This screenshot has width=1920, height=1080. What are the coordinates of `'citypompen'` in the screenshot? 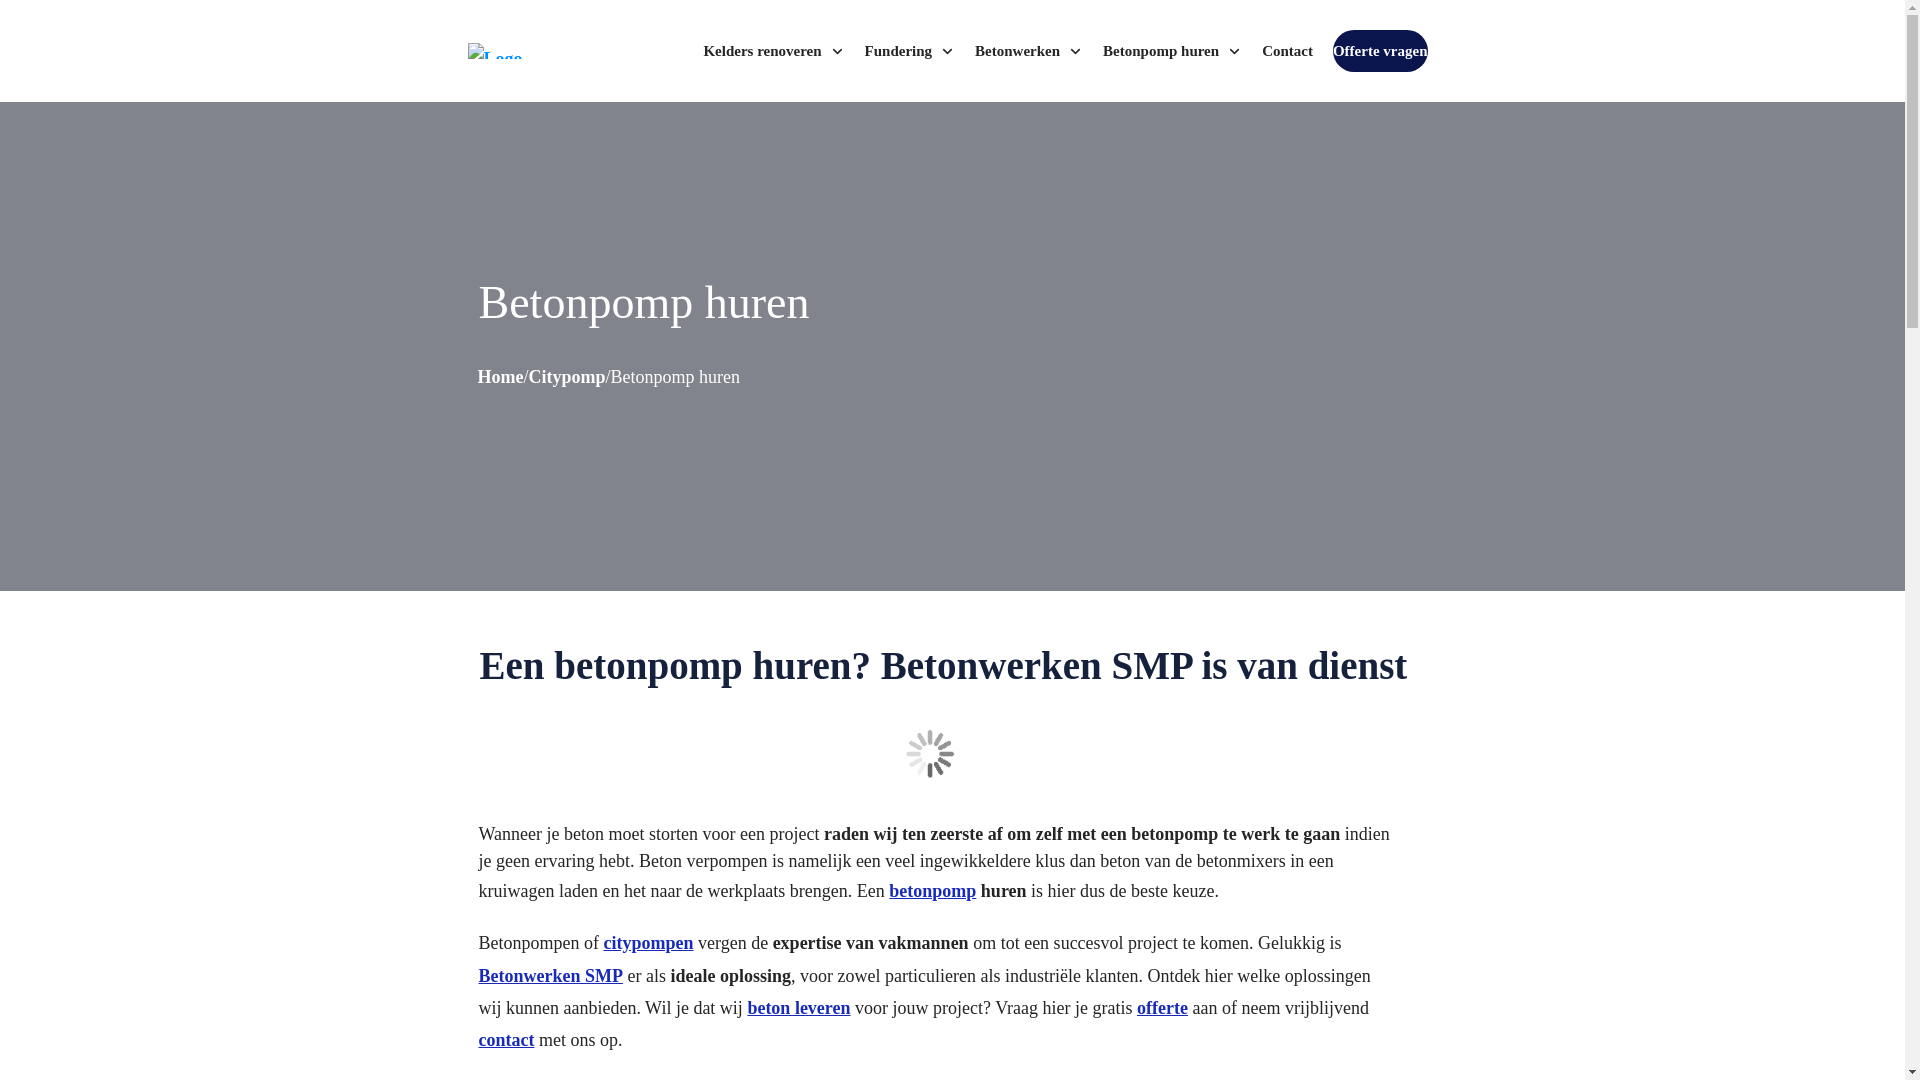 It's located at (648, 942).